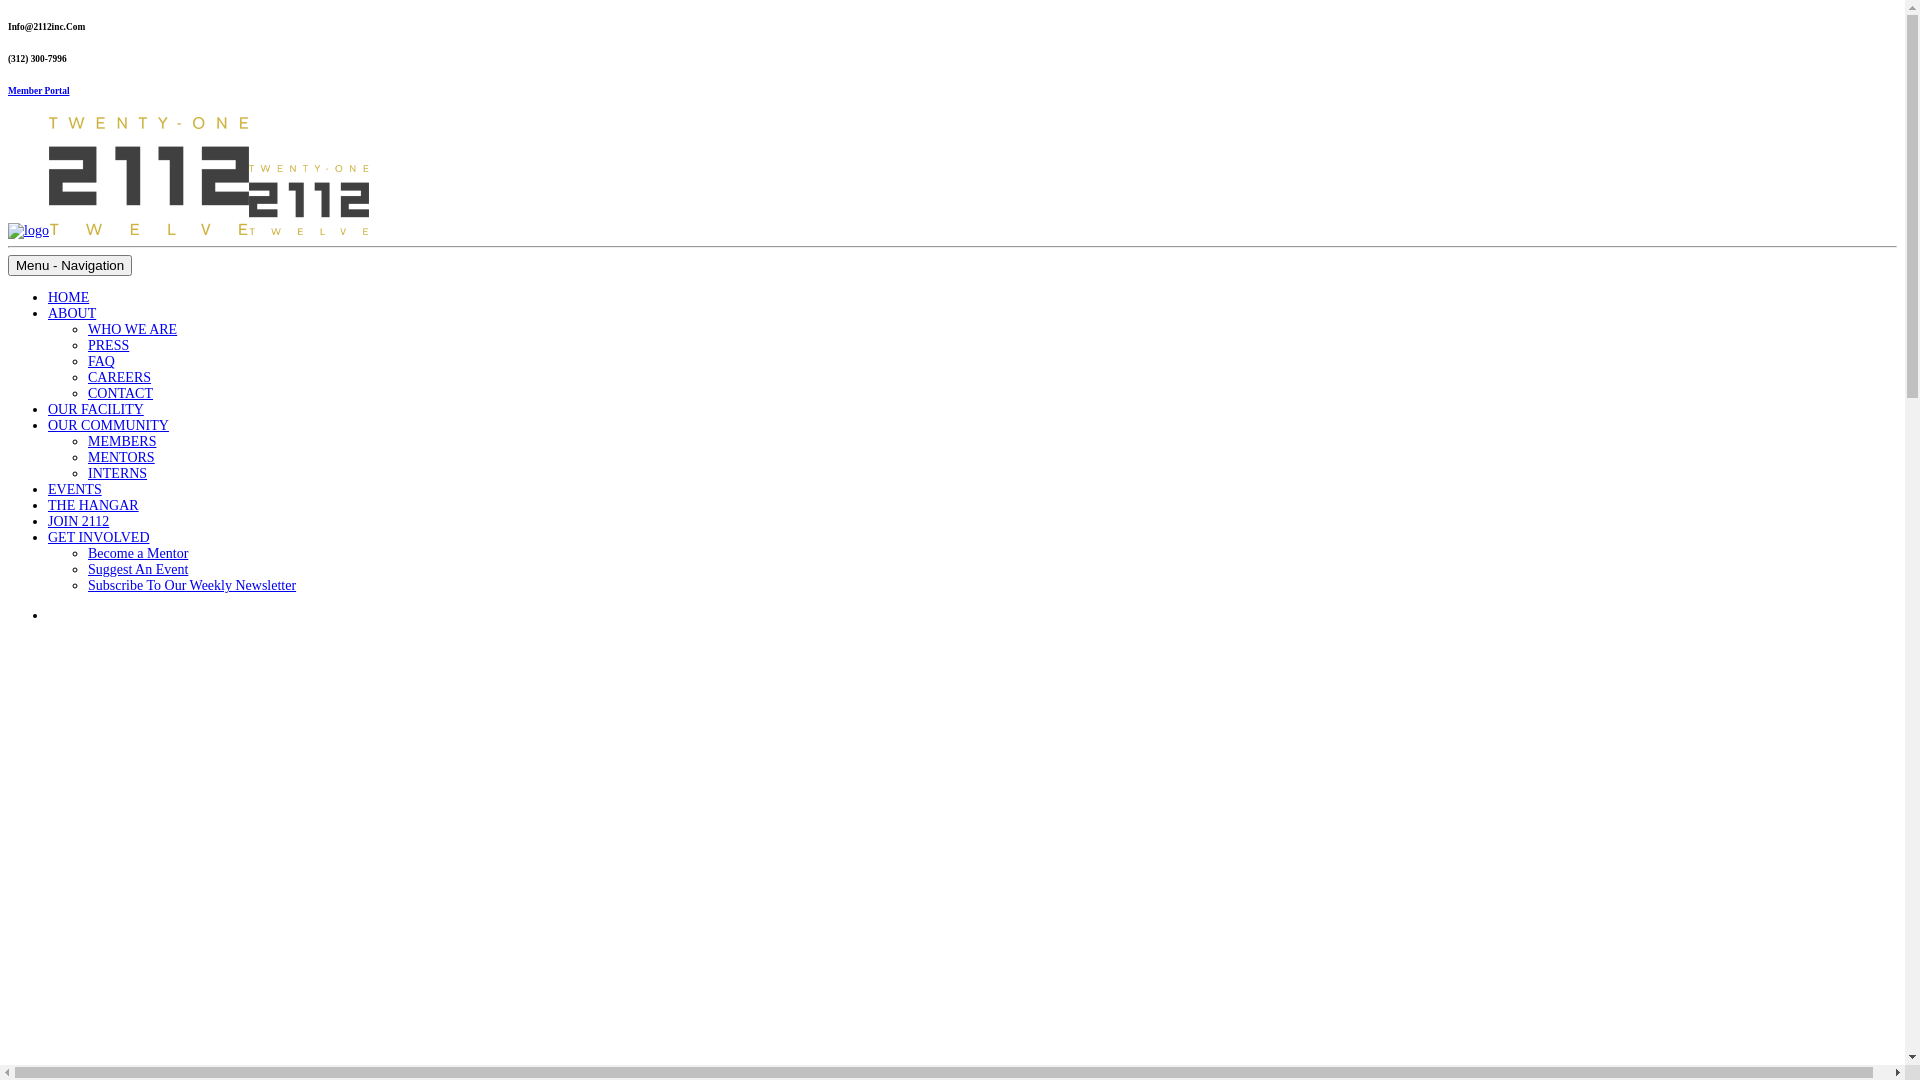 Image resolution: width=1920 pixels, height=1080 pixels. Describe the element at coordinates (120, 440) in the screenshot. I see `'MEMBERS'` at that location.